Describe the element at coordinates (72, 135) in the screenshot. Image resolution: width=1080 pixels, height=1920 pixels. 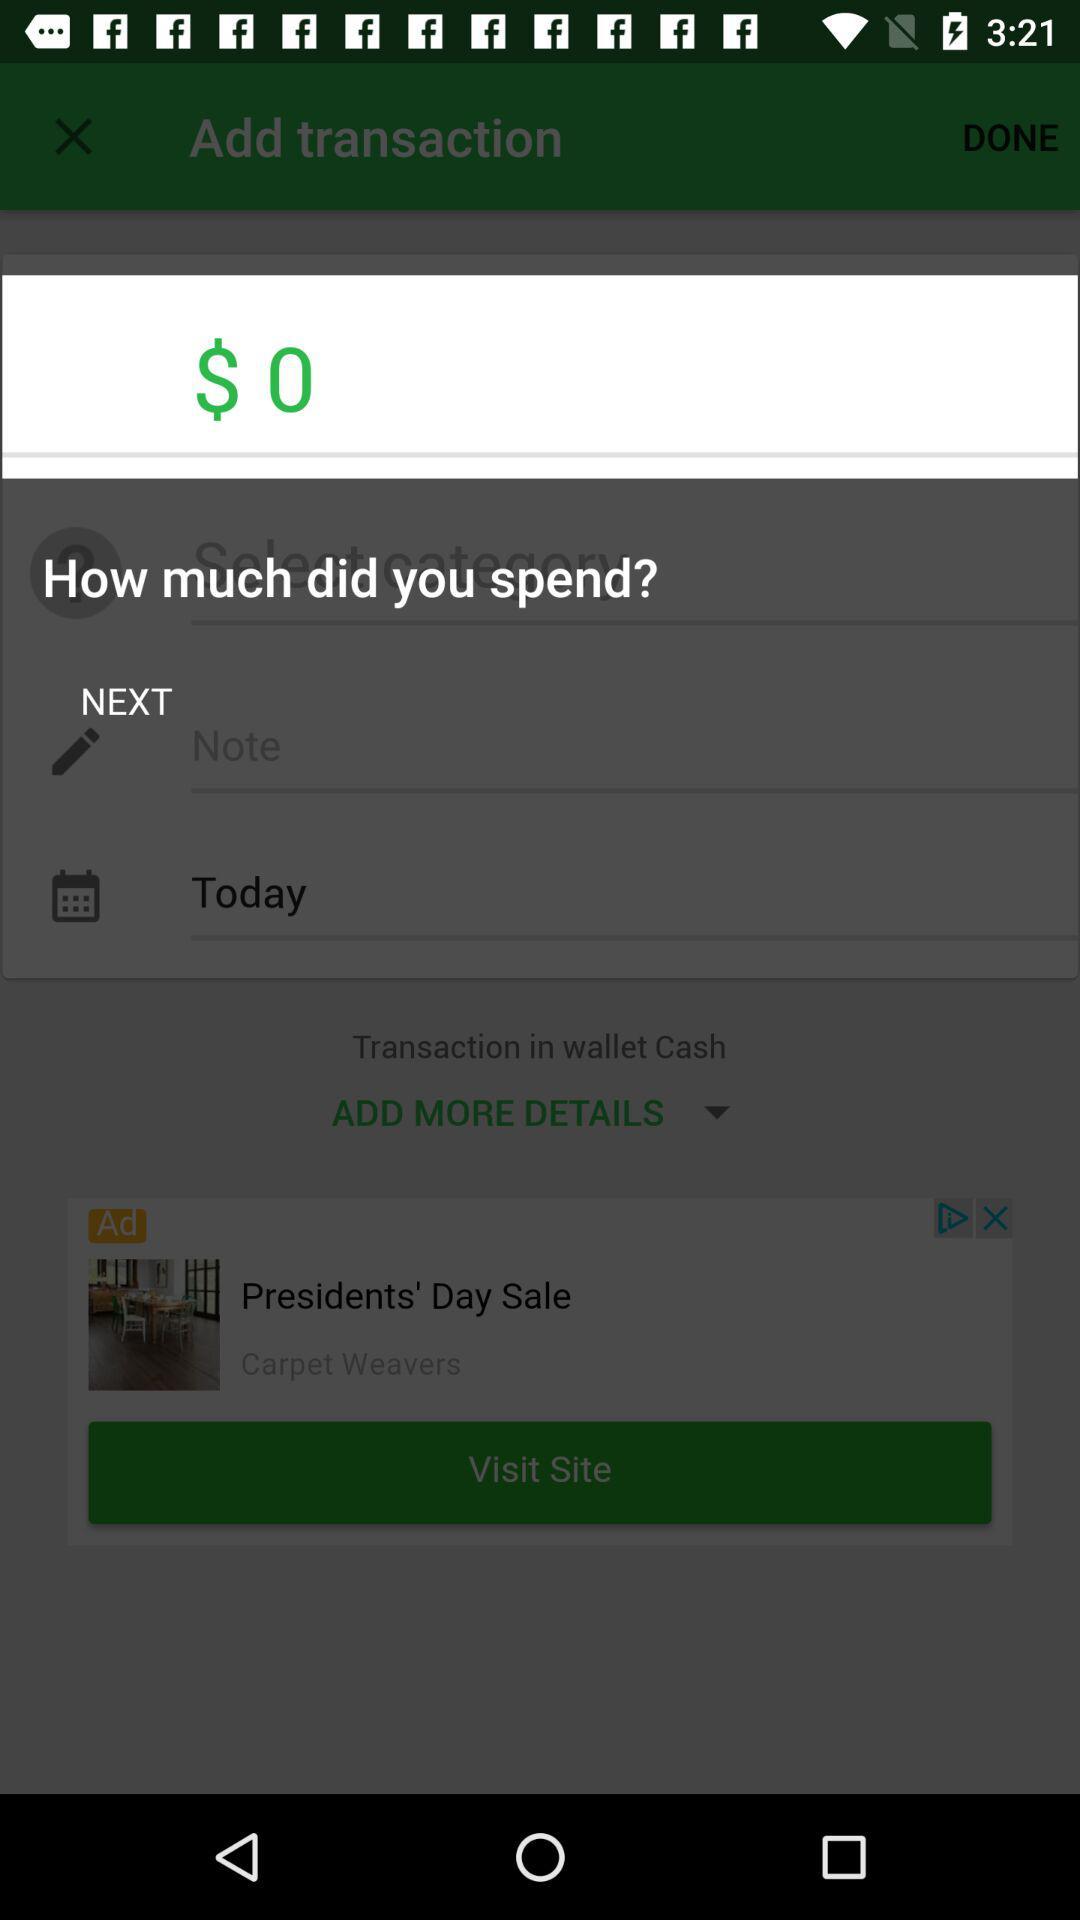
I see `the item to the left of the add transaction icon` at that location.